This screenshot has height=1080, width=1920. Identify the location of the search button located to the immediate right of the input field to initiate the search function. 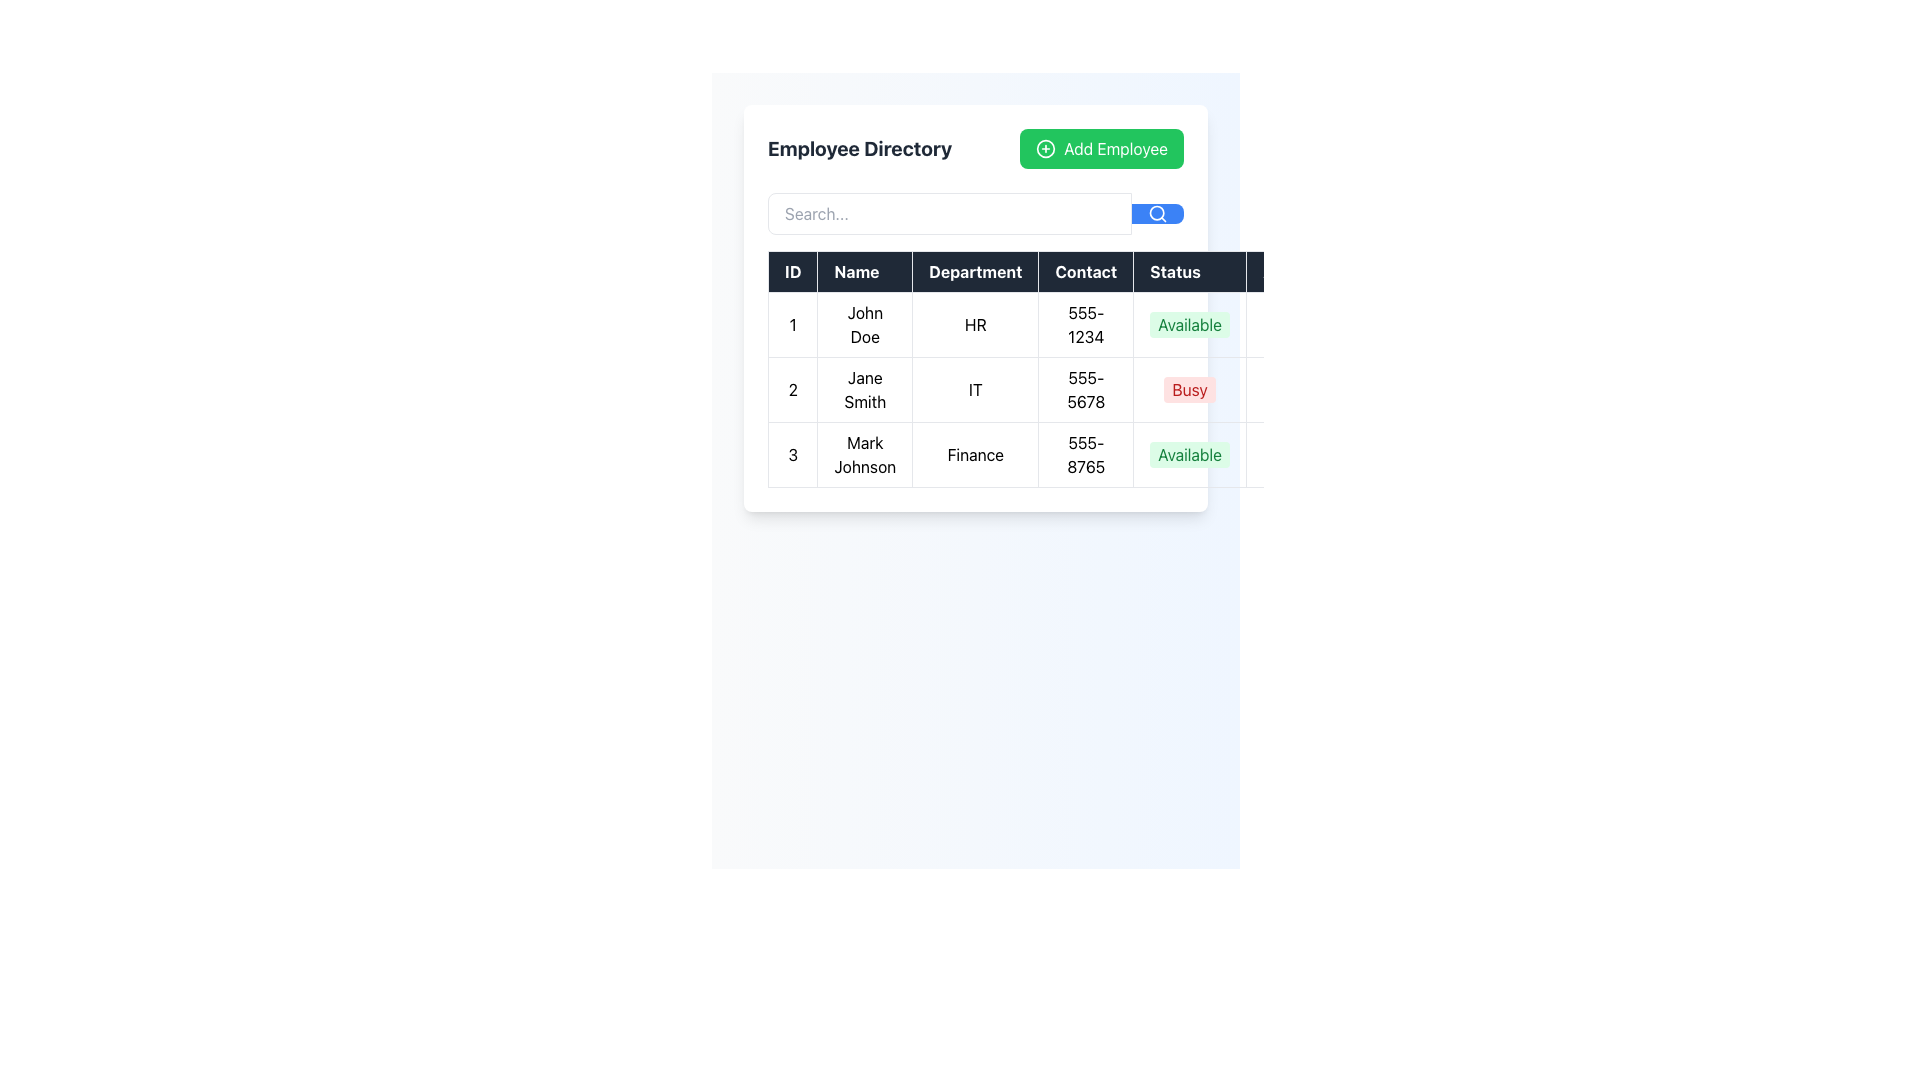
(1157, 213).